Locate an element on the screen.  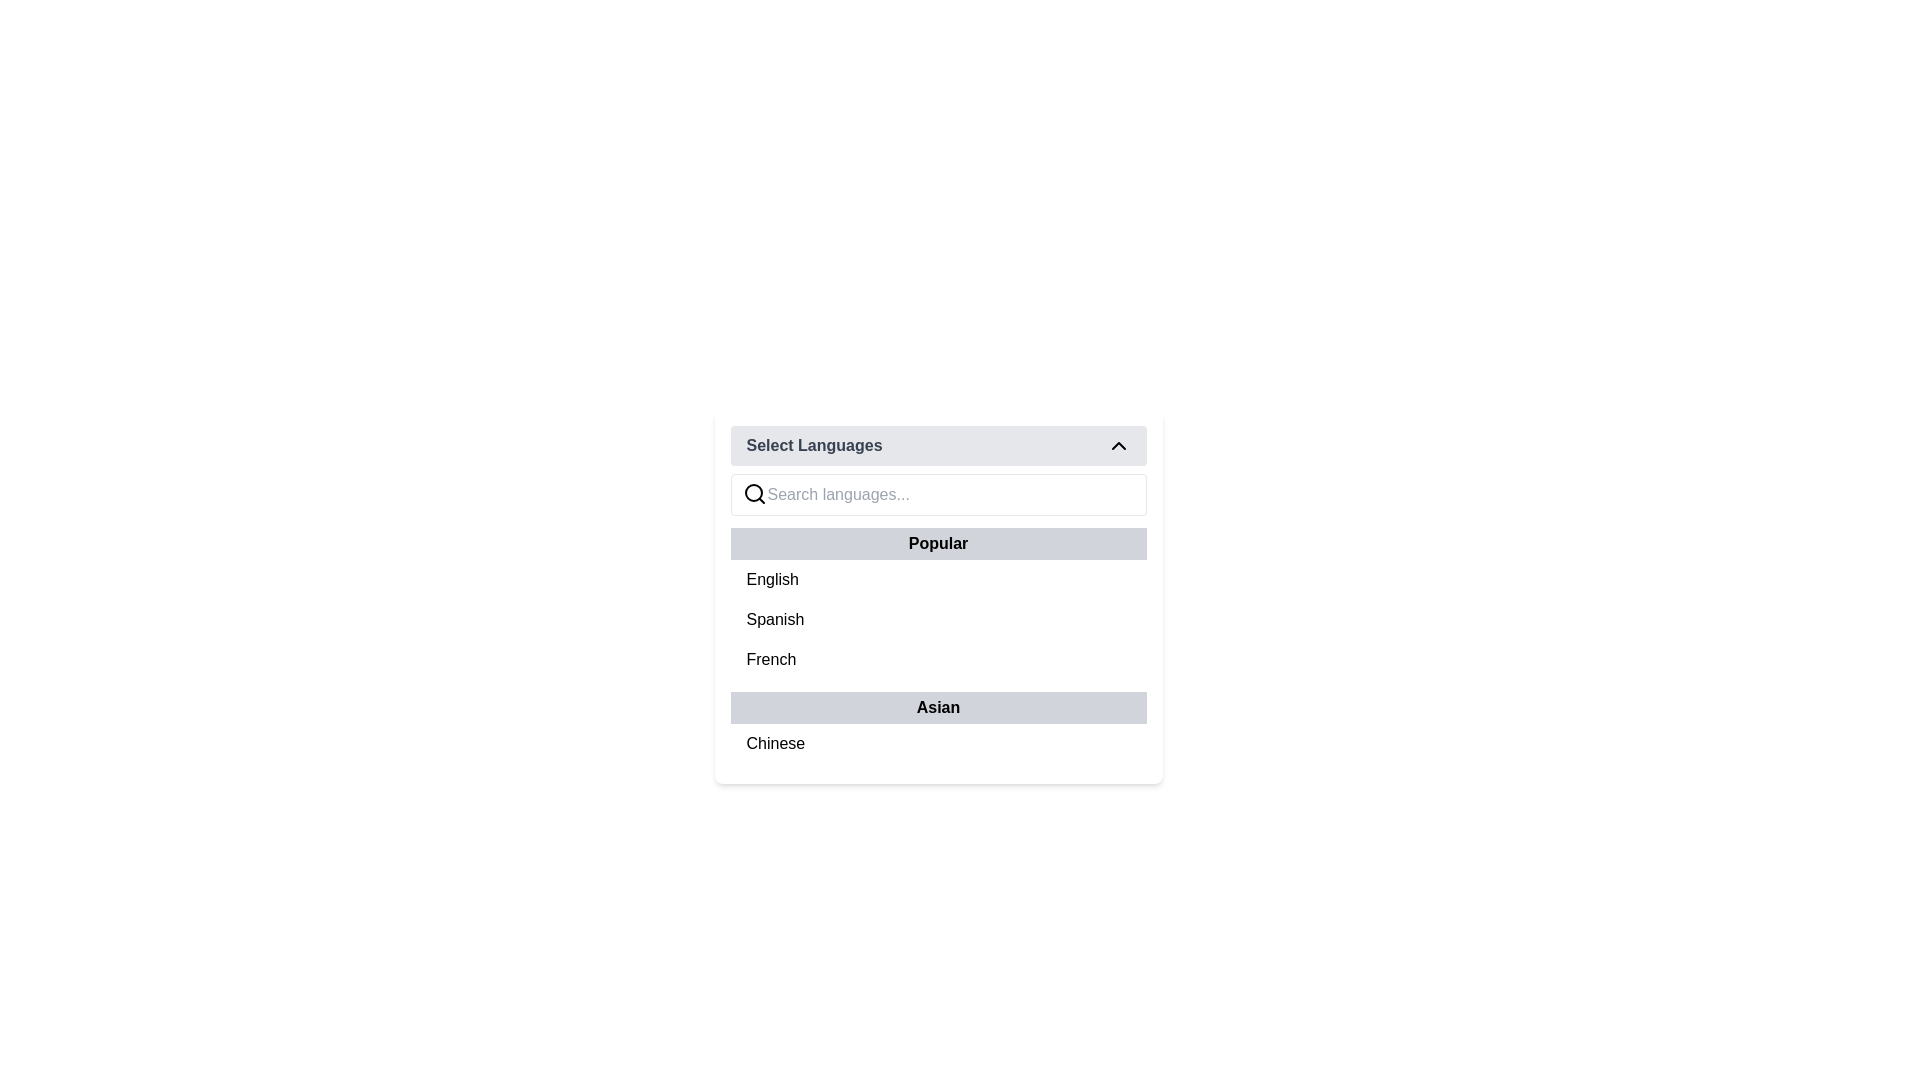
the 'Chinese' text option in the dropdown menu is located at coordinates (774, 744).